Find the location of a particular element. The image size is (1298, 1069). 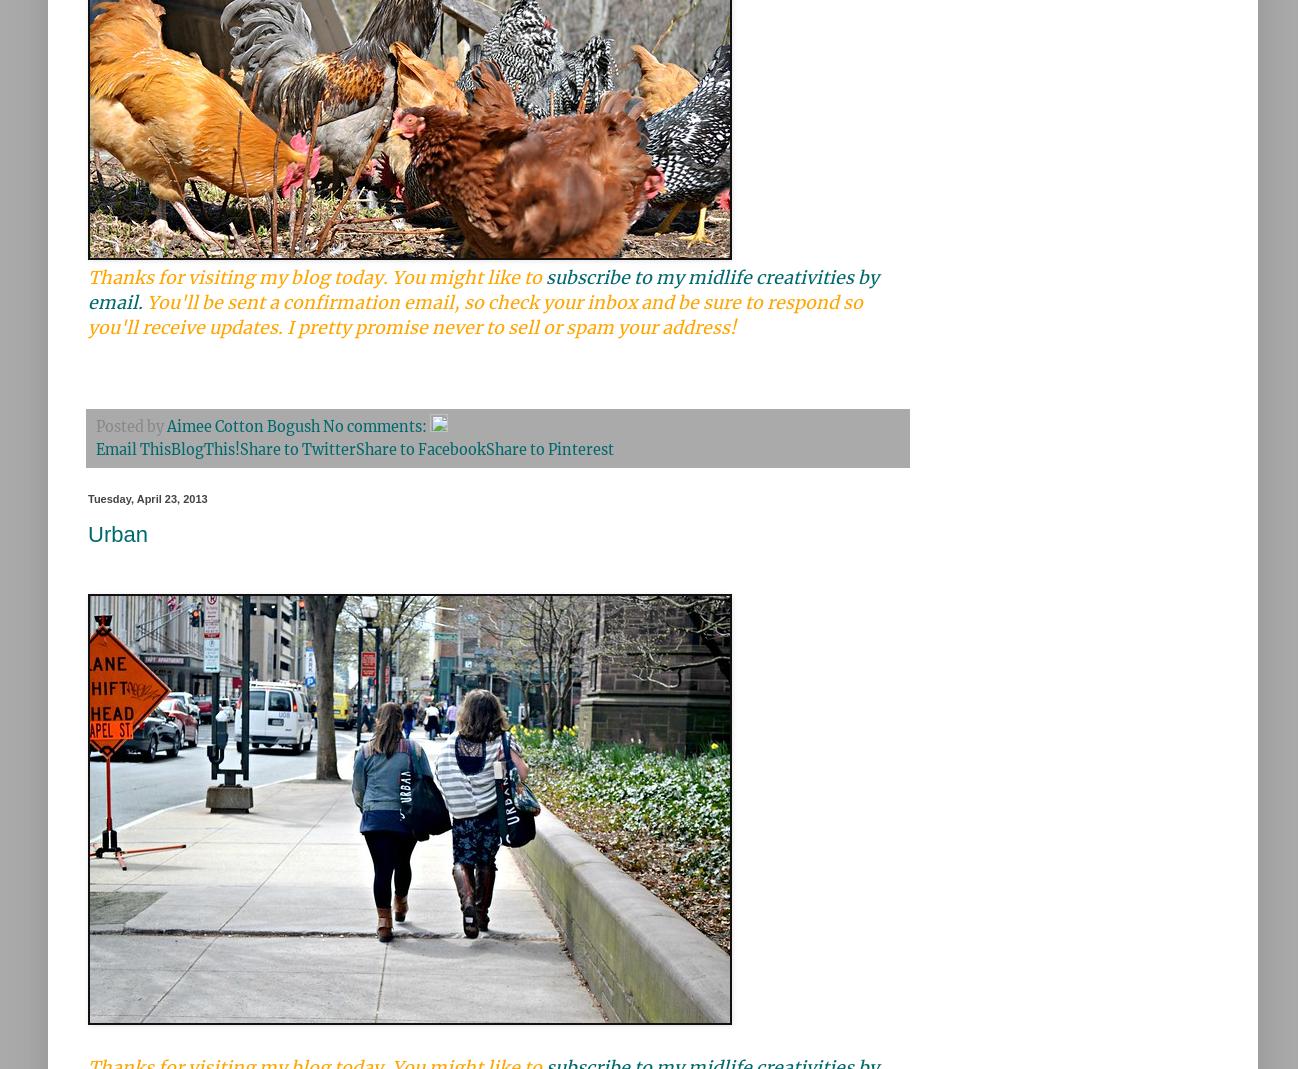

'Tuesday, April 23, 2013' is located at coordinates (146, 498).